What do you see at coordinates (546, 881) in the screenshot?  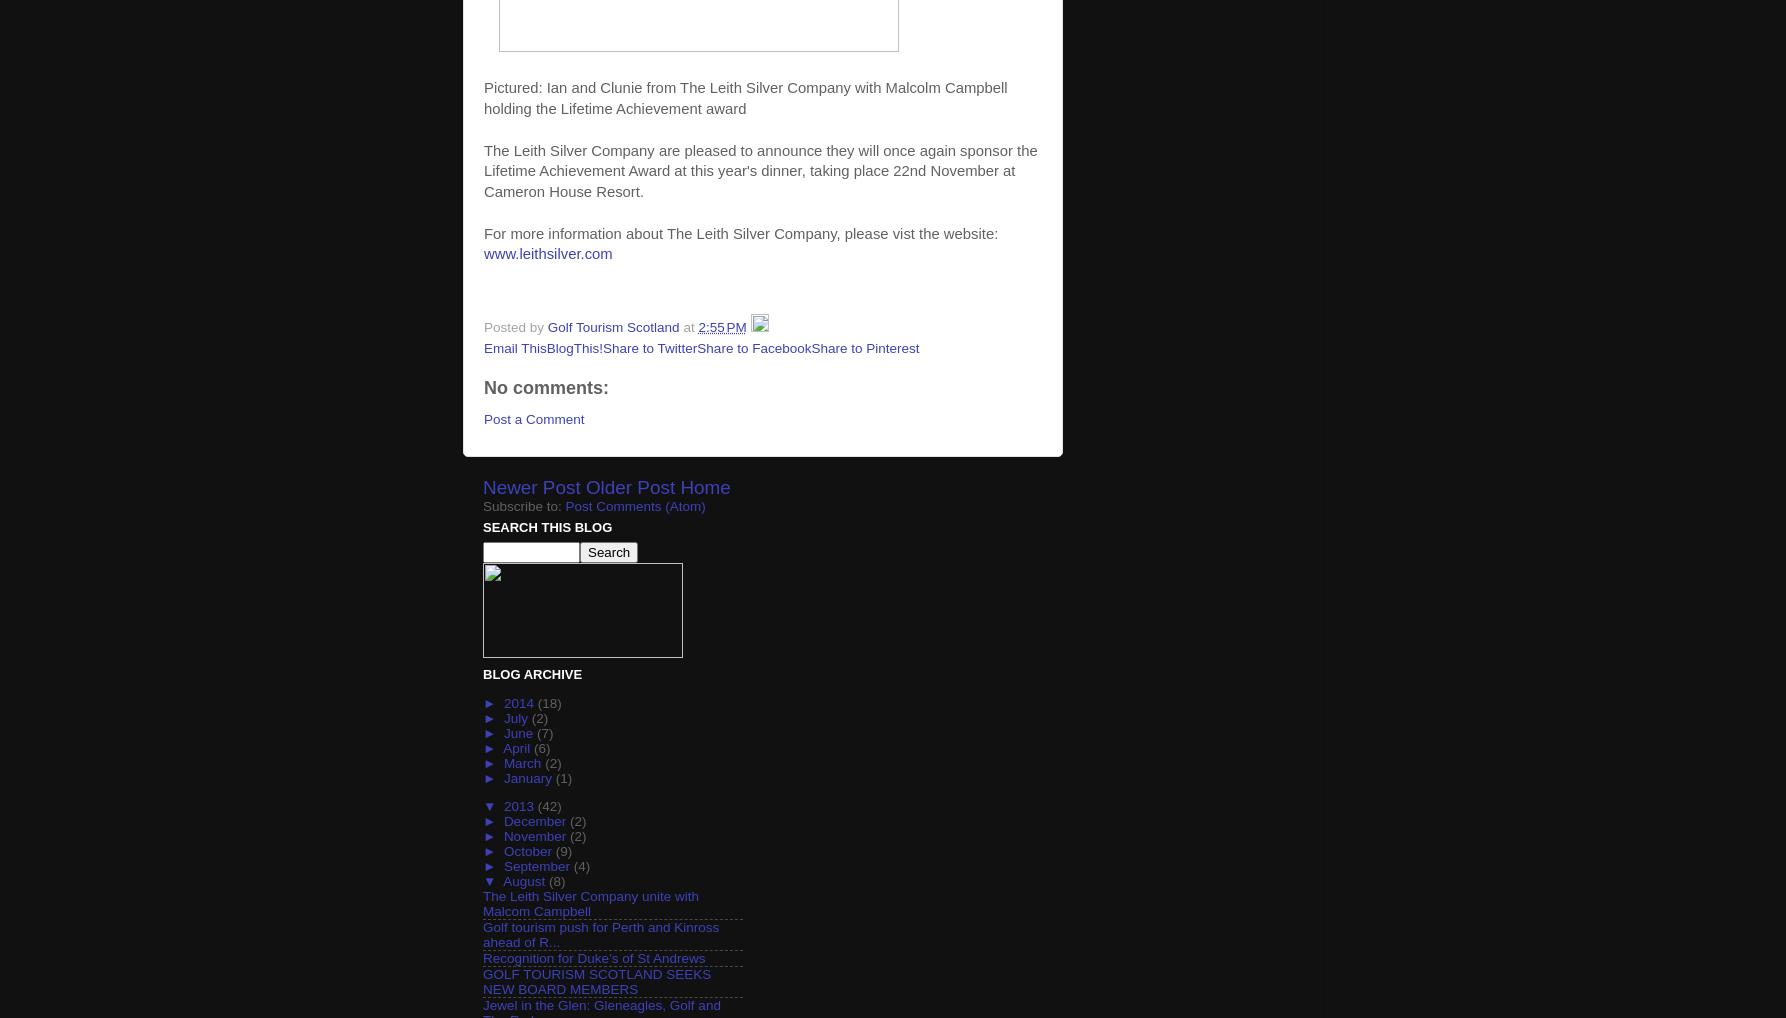 I see `'(8)'` at bounding box center [546, 881].